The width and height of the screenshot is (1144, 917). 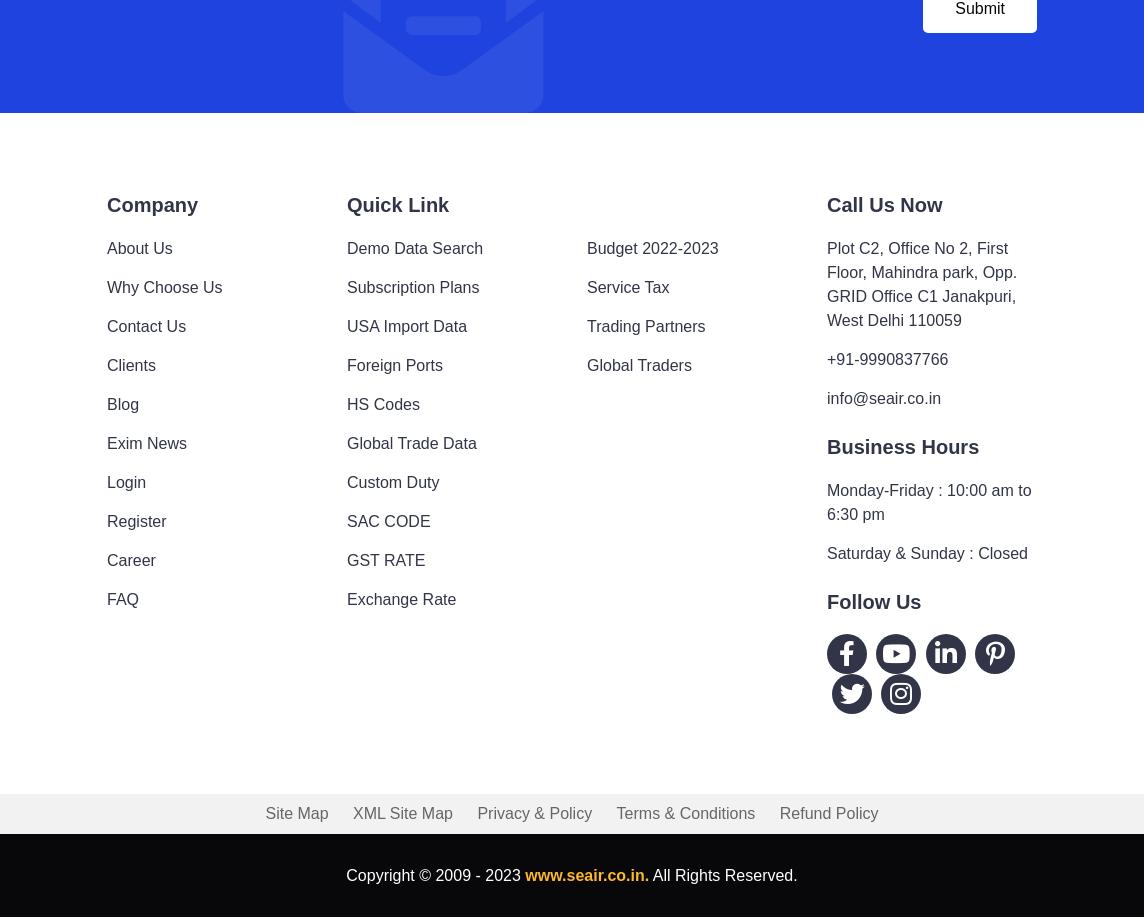 I want to click on 'Site Map', so click(x=296, y=812).